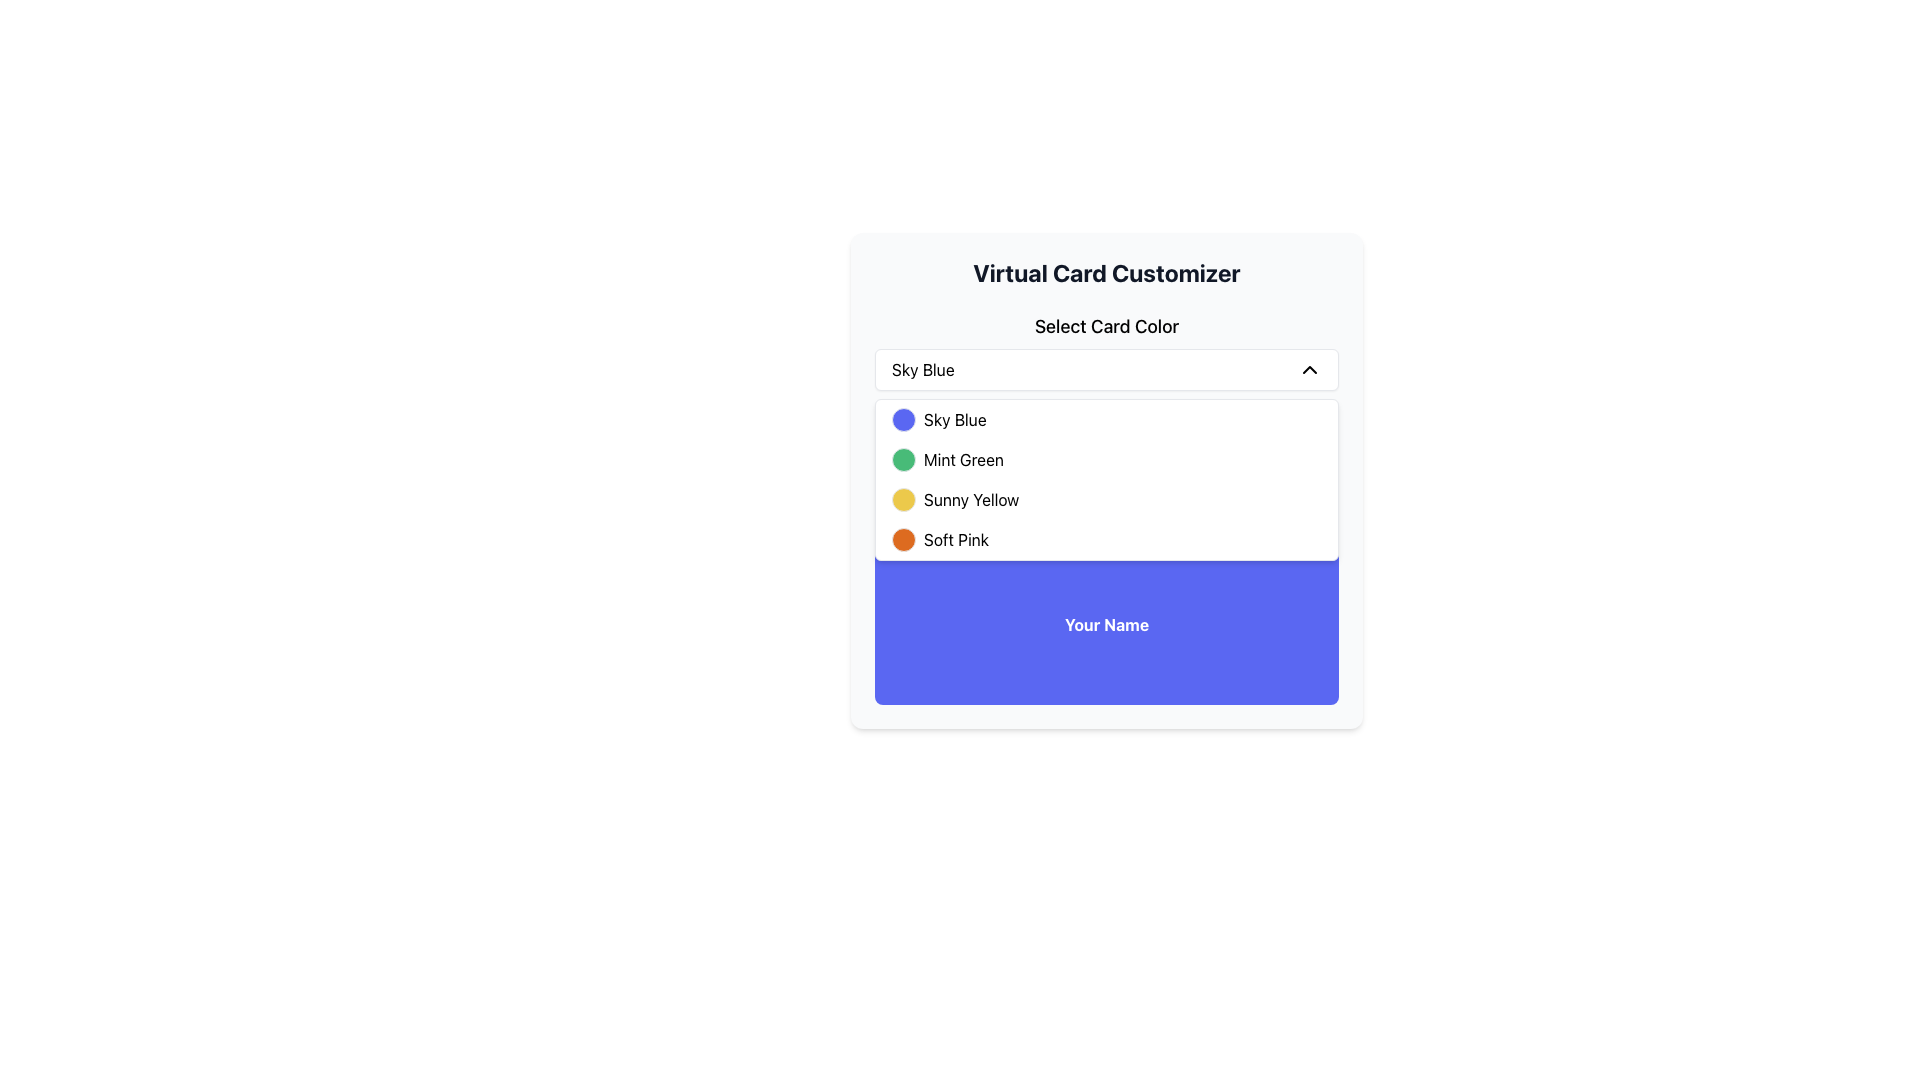 The width and height of the screenshot is (1920, 1080). Describe the element at coordinates (902, 419) in the screenshot. I see `the circular decorative element with a blue background located to the immediate left of the text 'Sky Blue' in the 'Select Card Color' dropdown menu` at that location.